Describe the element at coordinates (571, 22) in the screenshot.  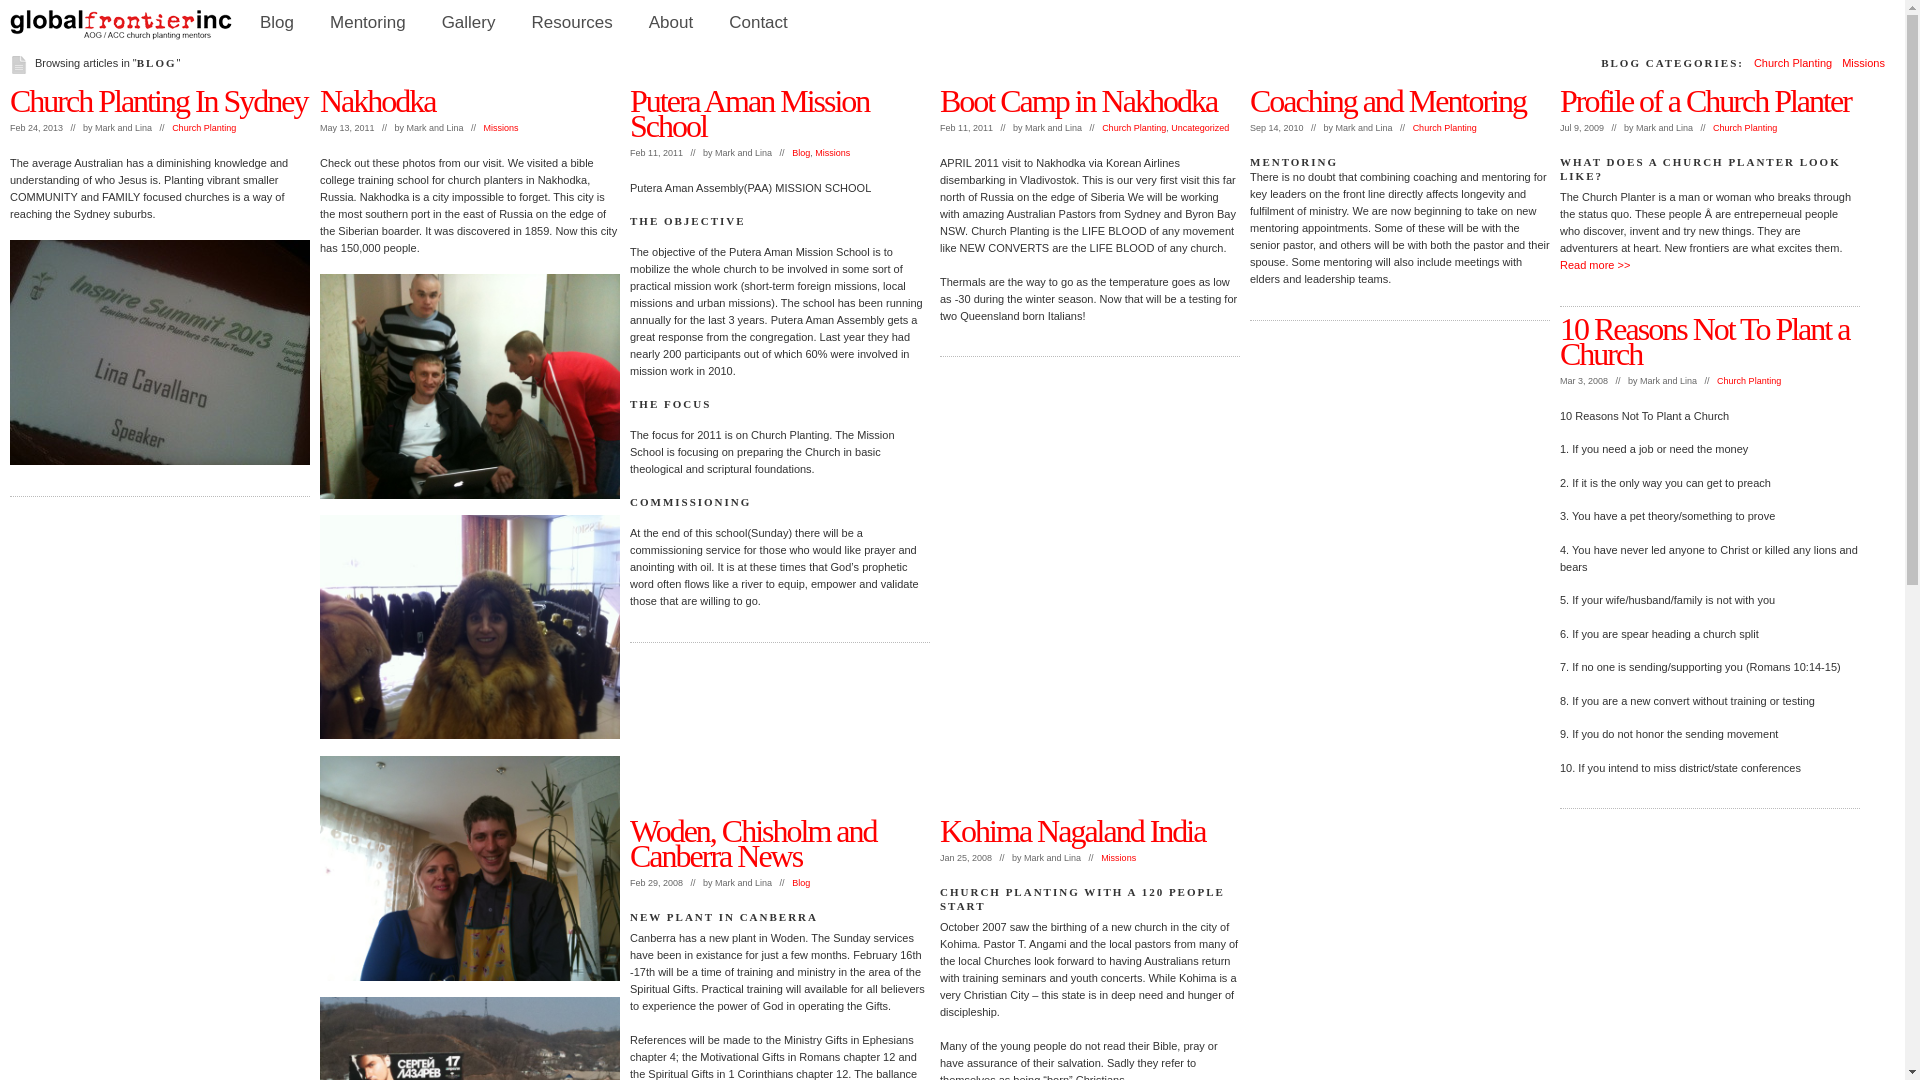
I see `'Resources'` at that location.